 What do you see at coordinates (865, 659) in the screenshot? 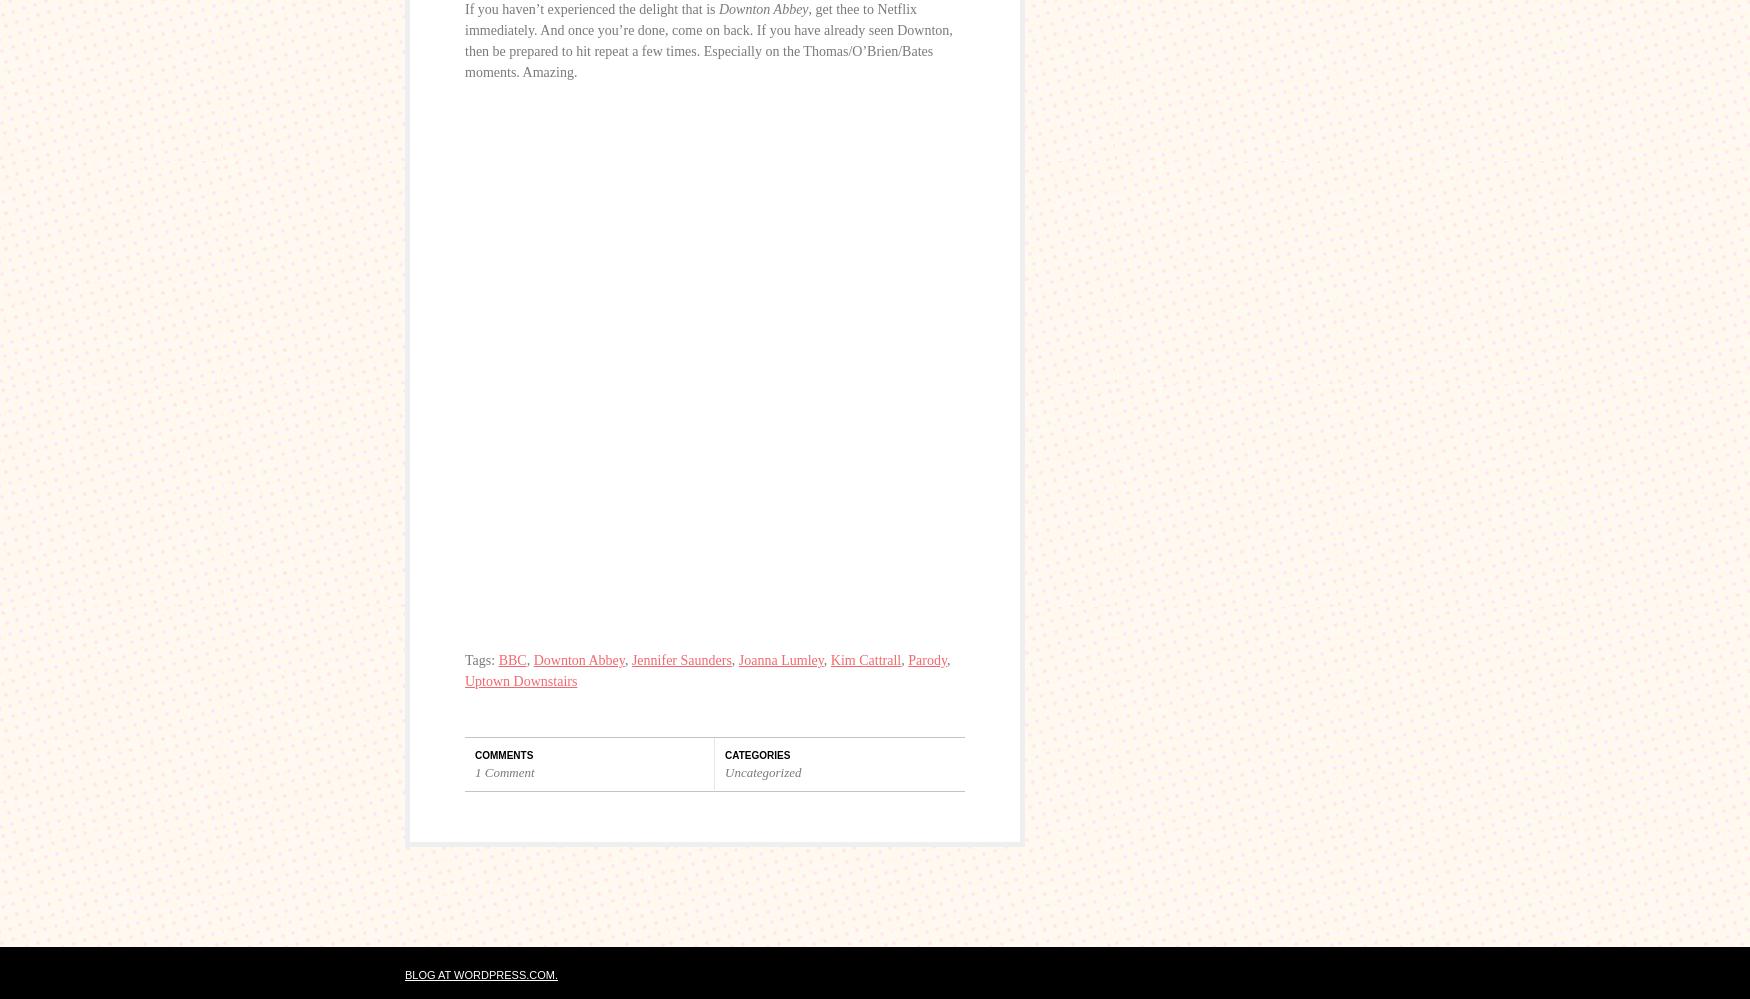
I see `'Kim Cattrall'` at bounding box center [865, 659].